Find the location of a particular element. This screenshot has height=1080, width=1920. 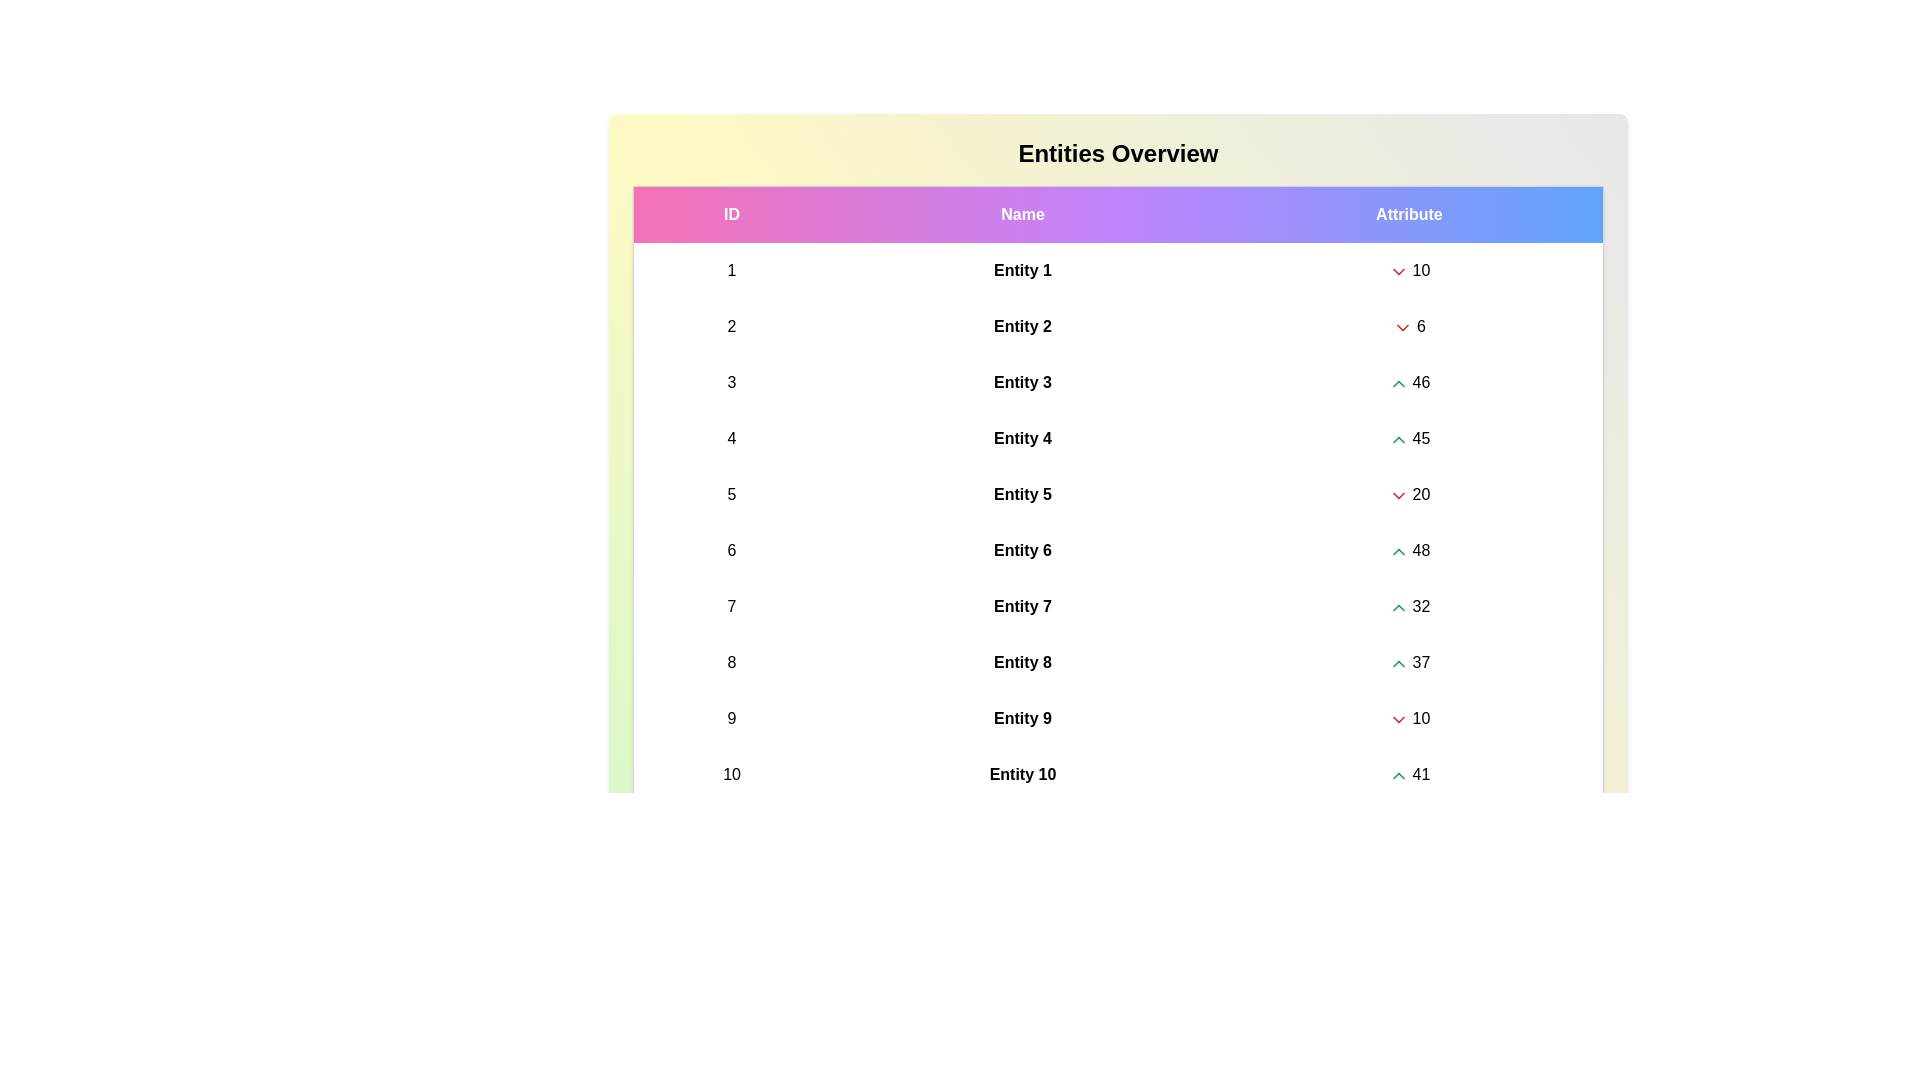

the table header ID to sort the table by that column is located at coordinates (730, 214).